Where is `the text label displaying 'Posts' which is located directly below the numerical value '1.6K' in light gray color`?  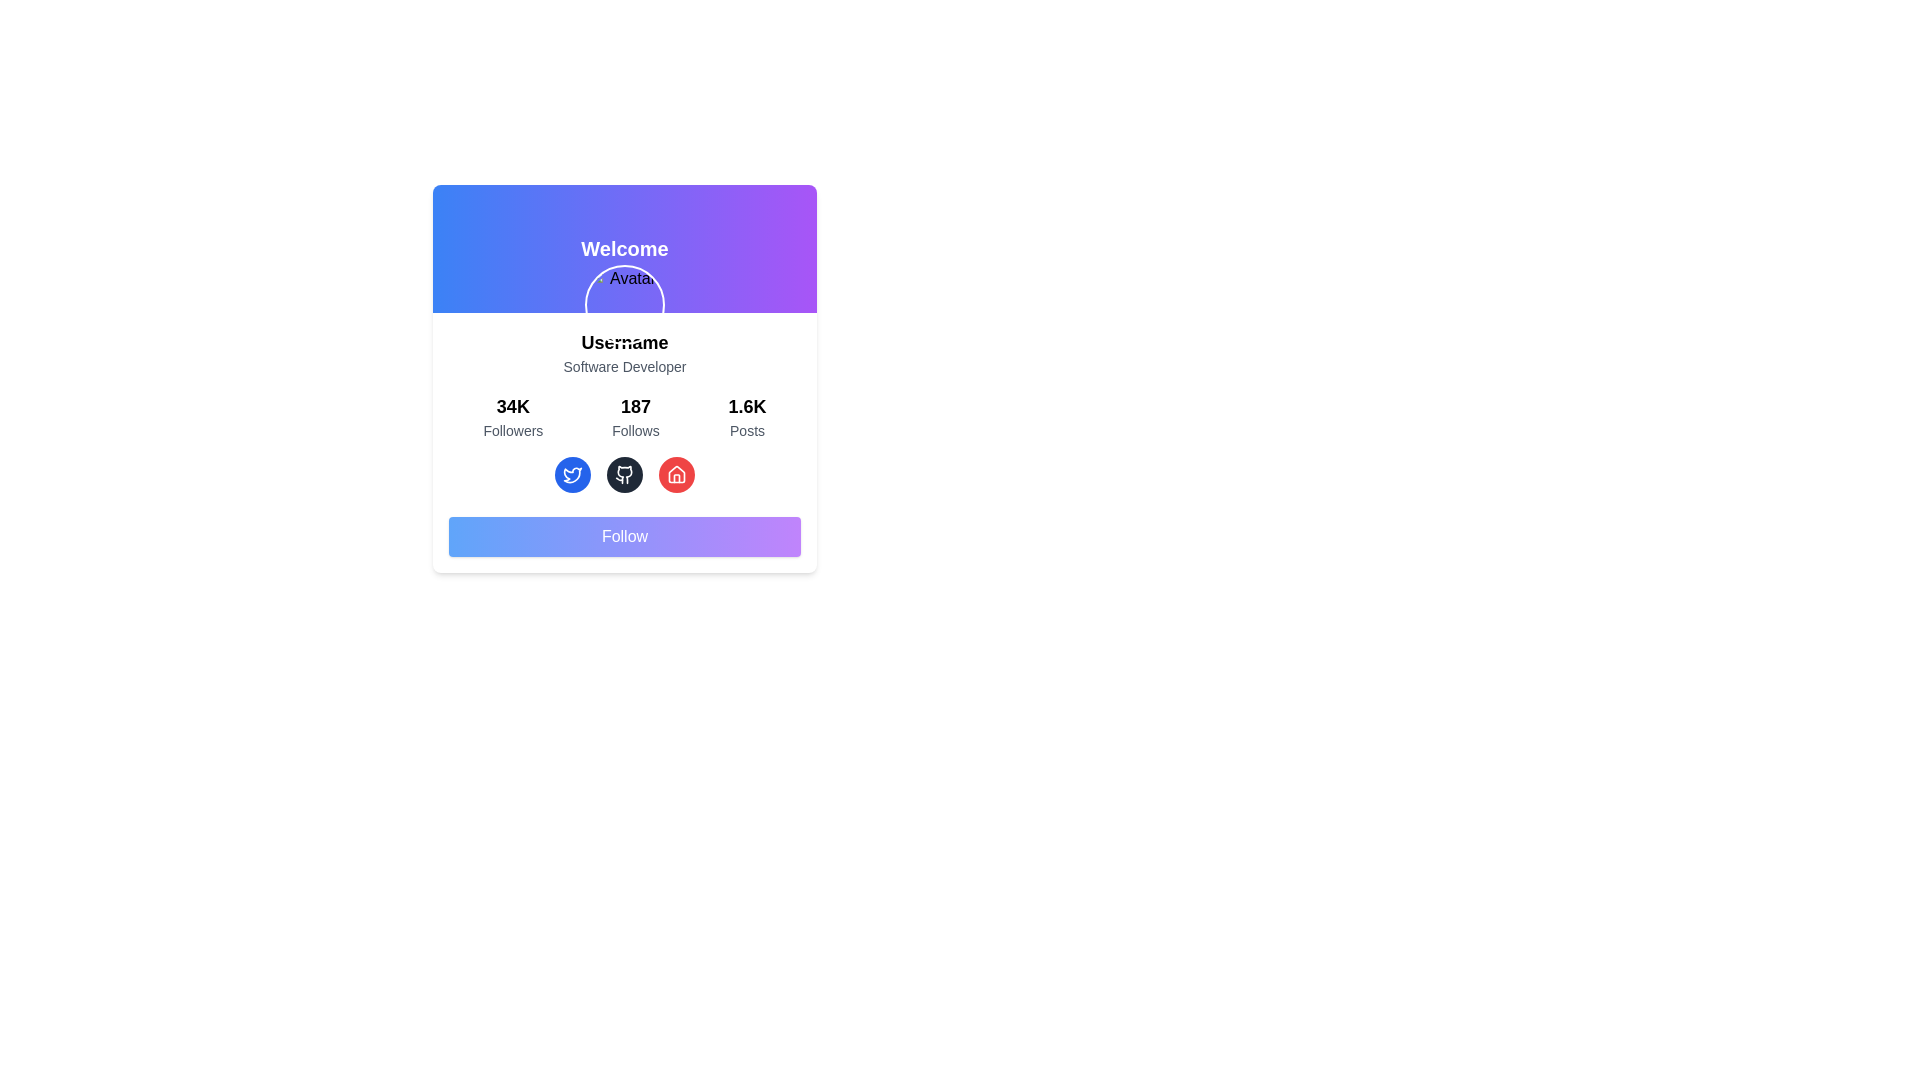
the text label displaying 'Posts' which is located directly below the numerical value '1.6K' in light gray color is located at coordinates (746, 430).